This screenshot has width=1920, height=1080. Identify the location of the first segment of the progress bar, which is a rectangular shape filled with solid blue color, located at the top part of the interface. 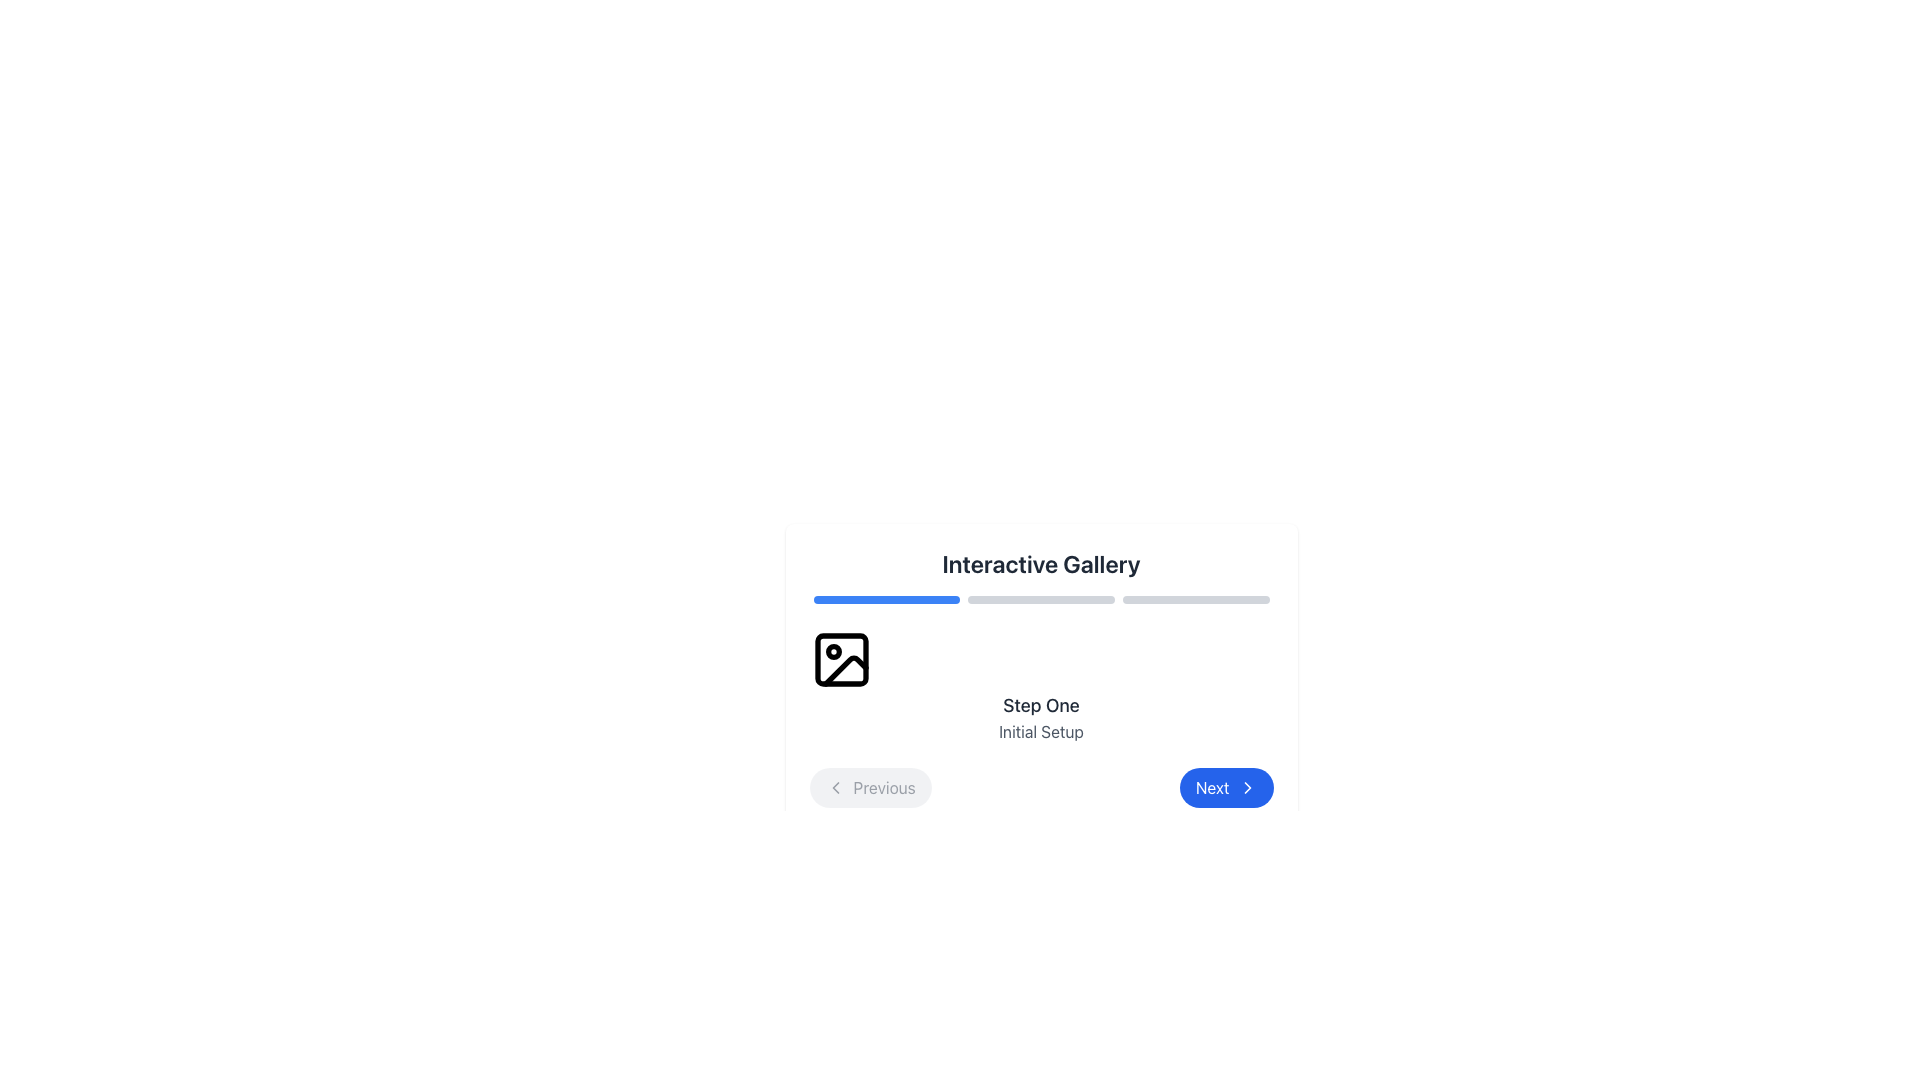
(885, 599).